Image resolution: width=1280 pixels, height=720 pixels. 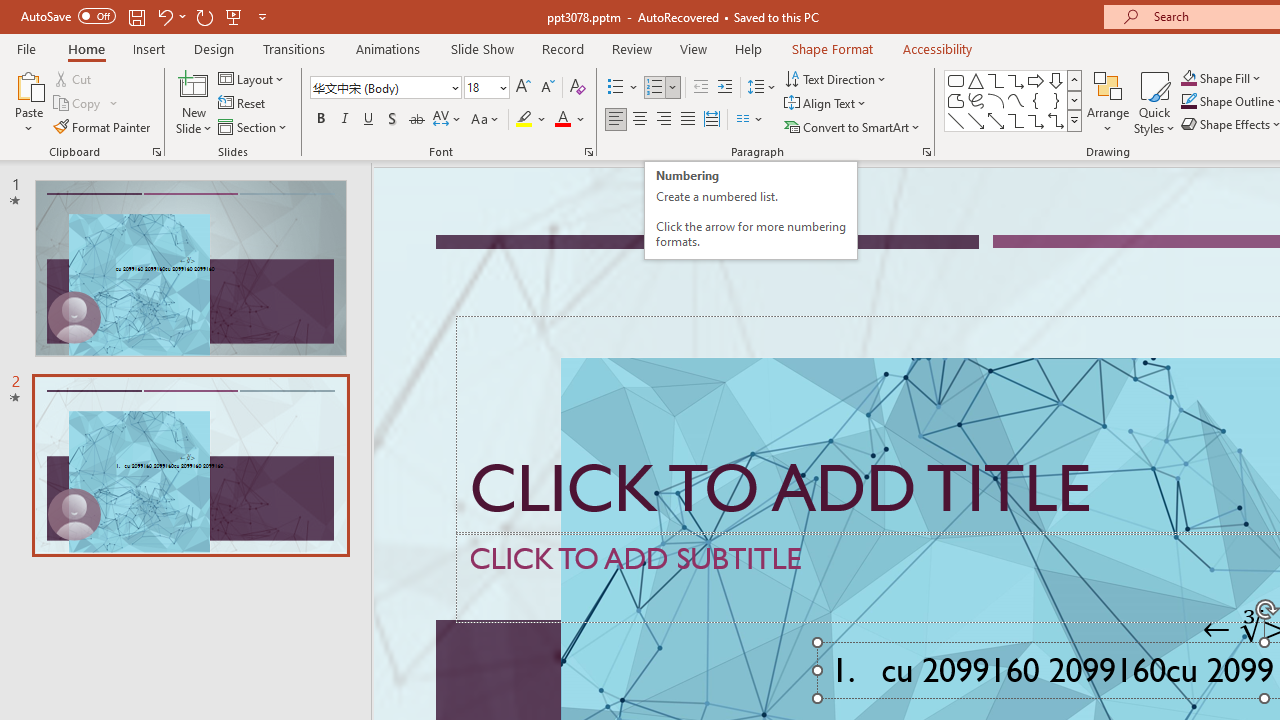 I want to click on 'Cut', so click(x=74, y=78).